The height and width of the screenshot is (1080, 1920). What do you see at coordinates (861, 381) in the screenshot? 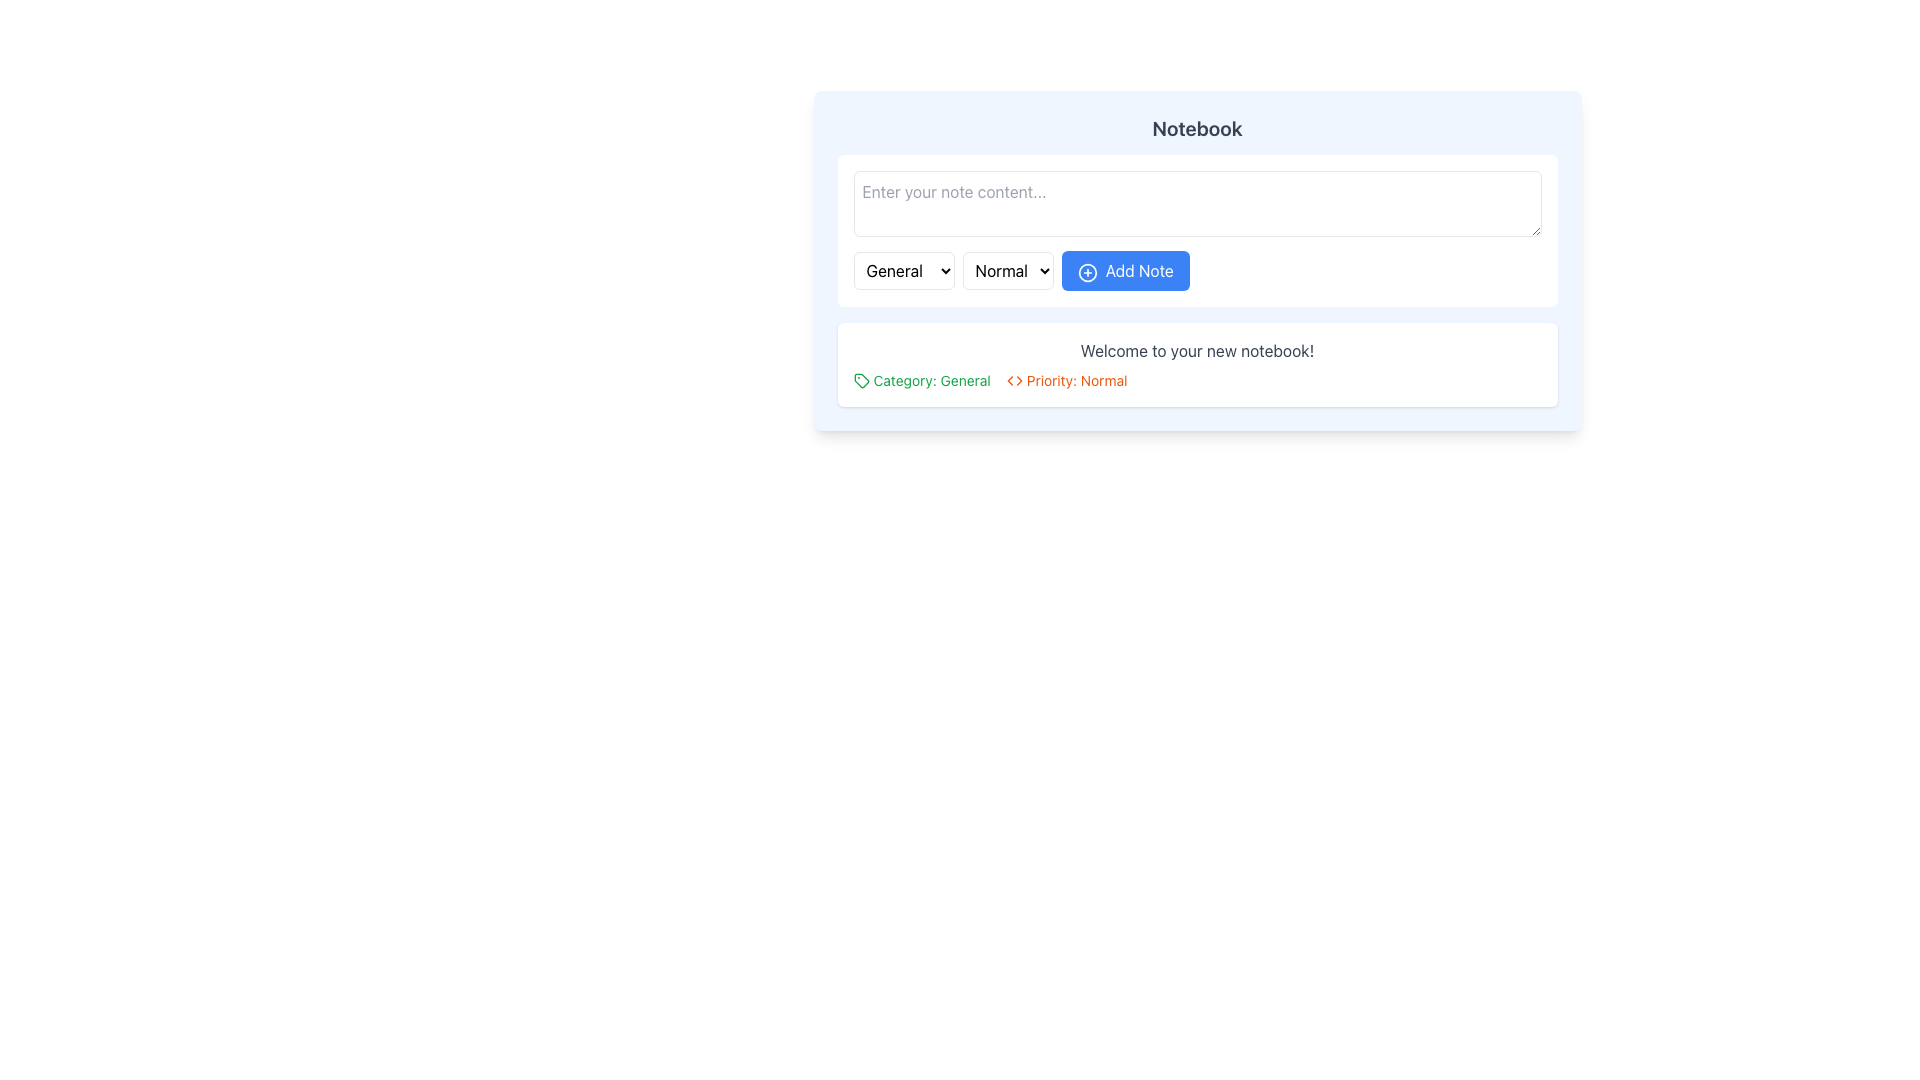
I see `the icon that visually indicates the context of 'Category: General', located in the lower row of the interface` at bounding box center [861, 381].